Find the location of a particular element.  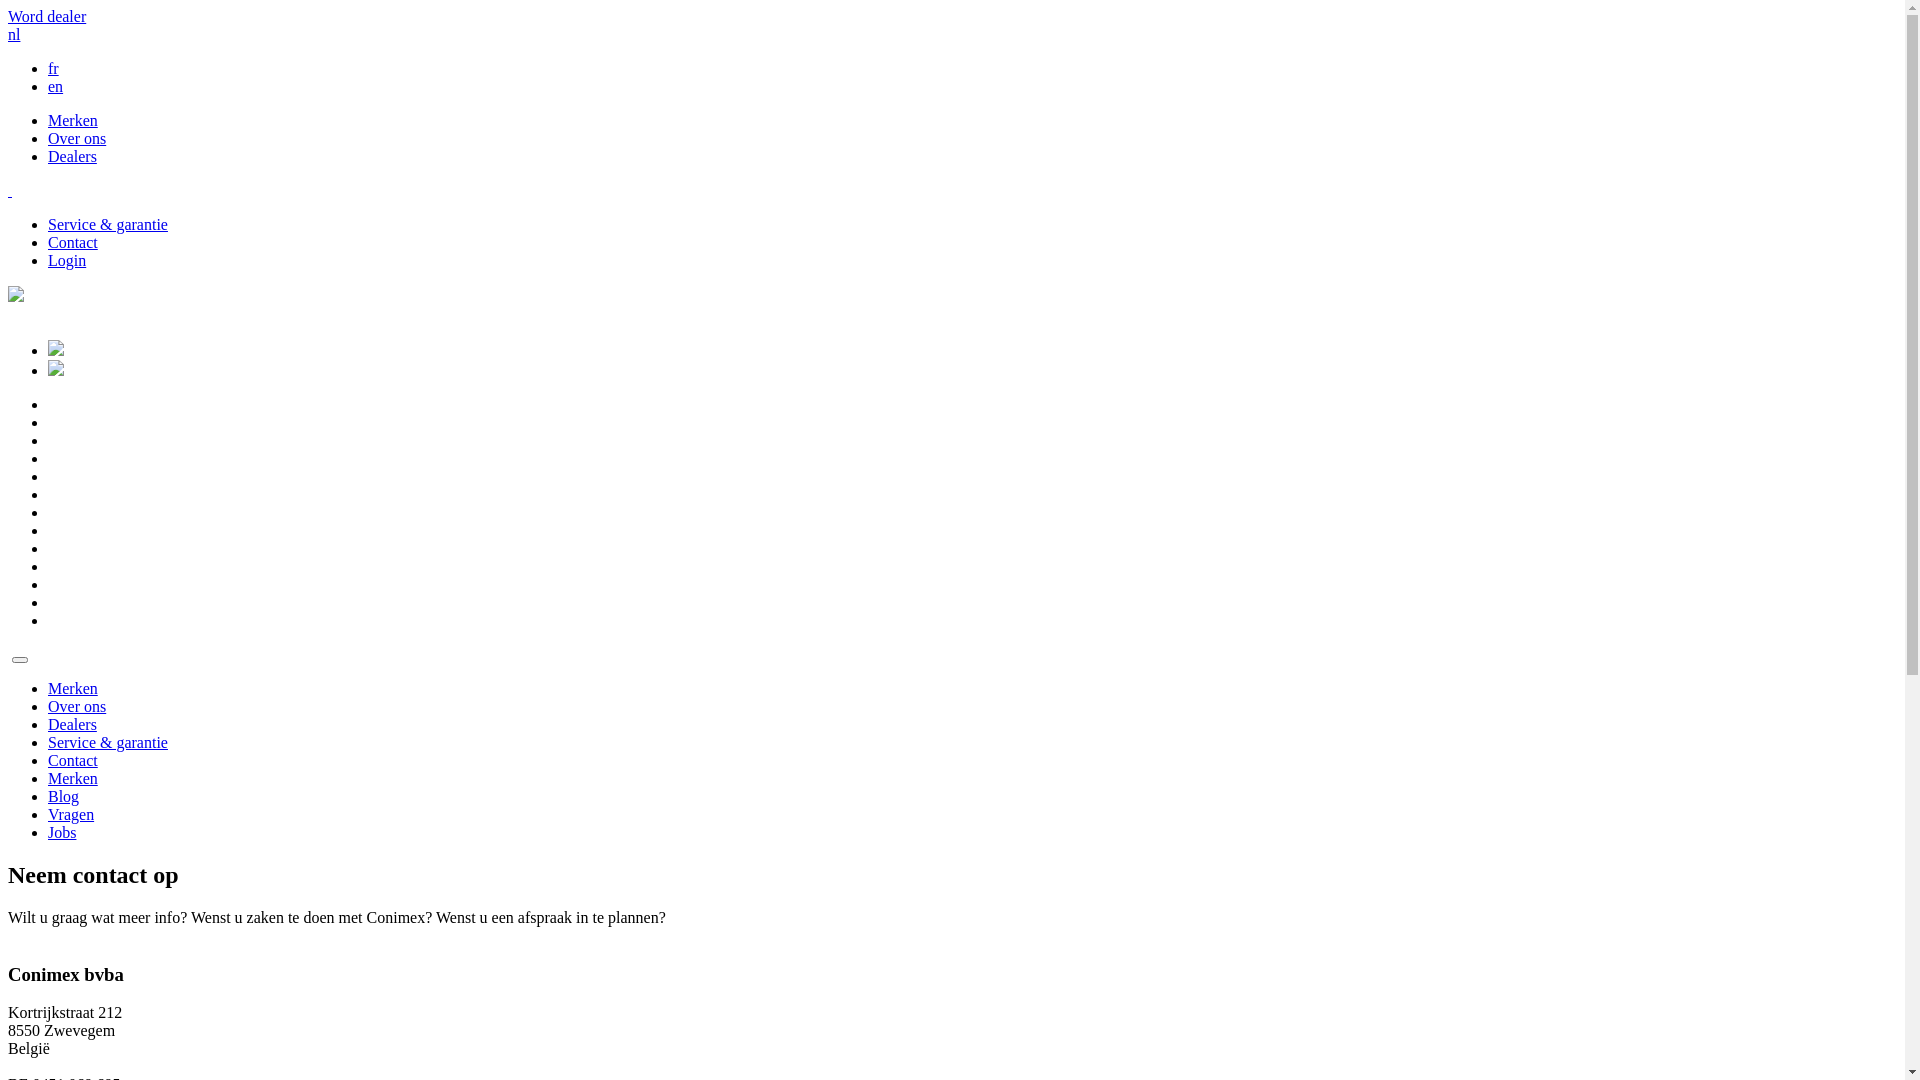

'Jobs' is located at coordinates (62, 832).